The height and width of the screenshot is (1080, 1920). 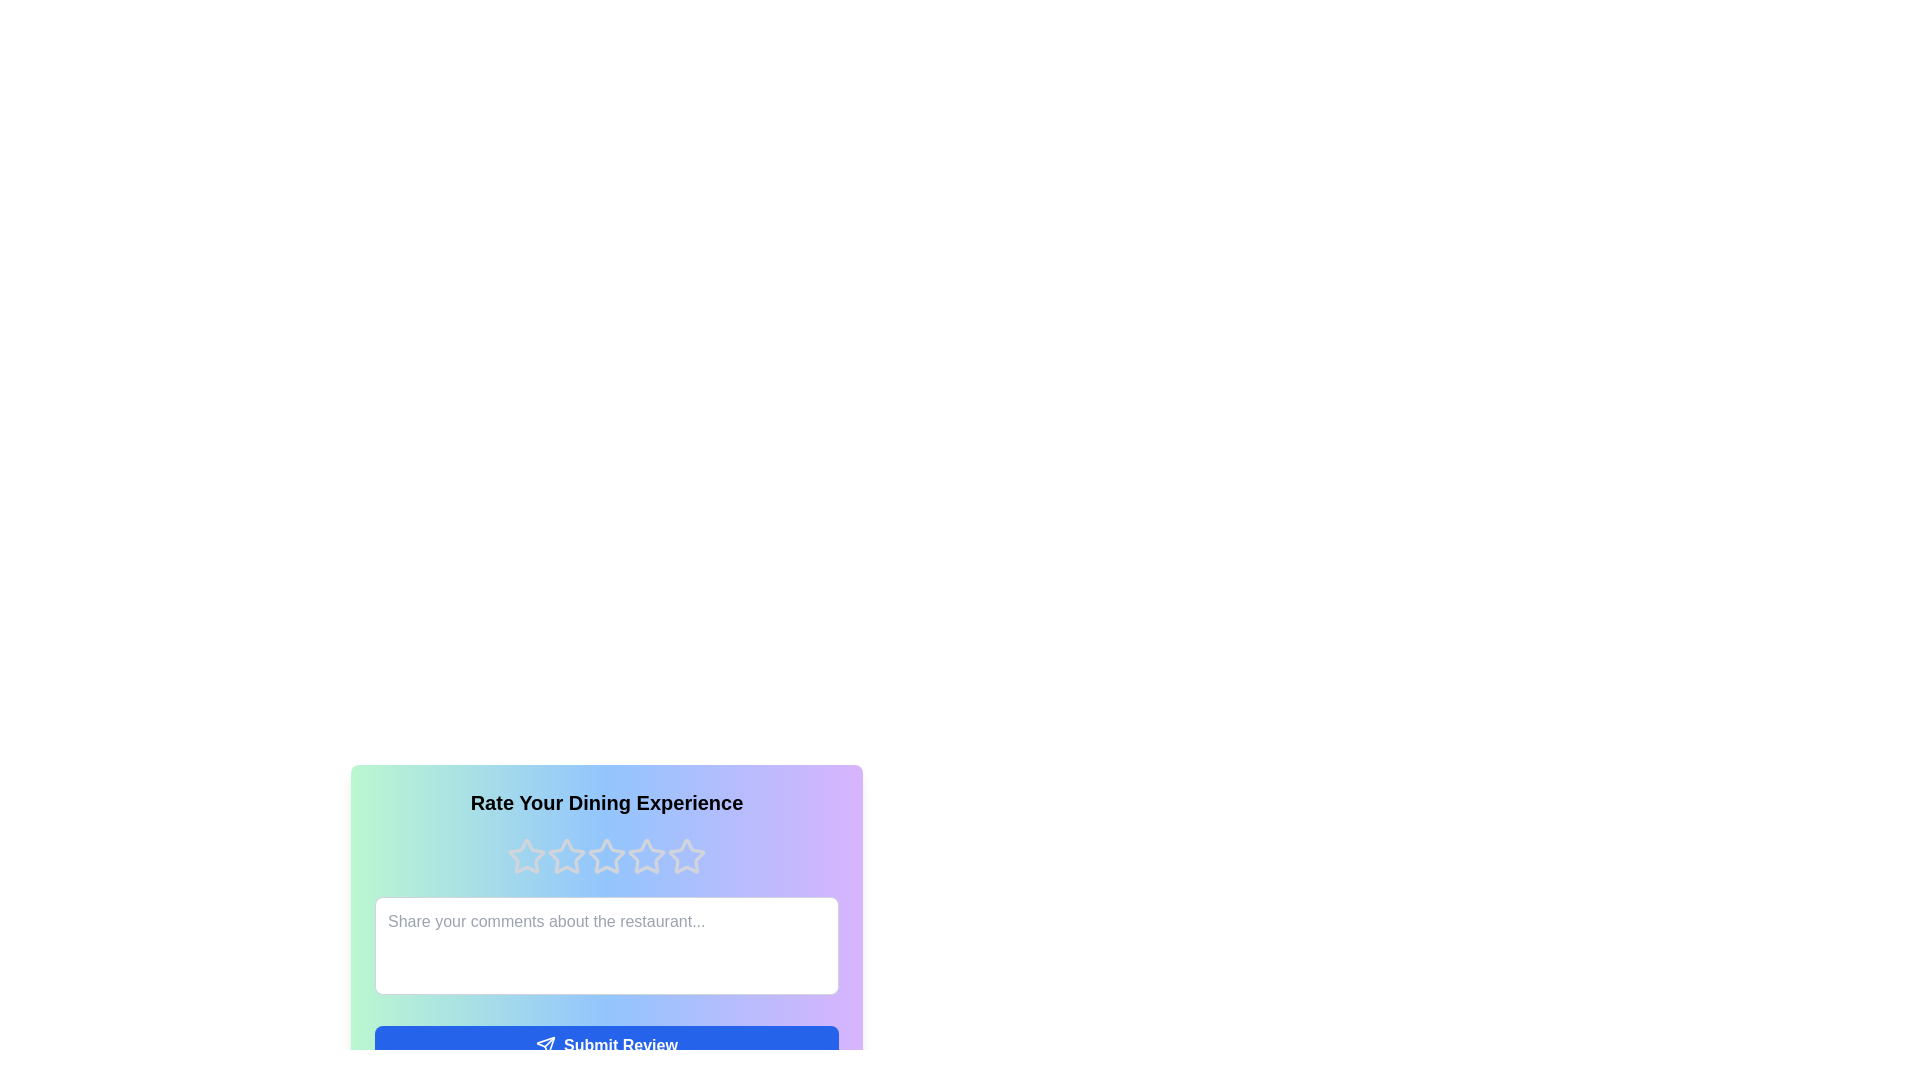 I want to click on the first star button in the five-star rating interface, located directly below the text 'Rate Your Dining Experience', so click(x=527, y=855).